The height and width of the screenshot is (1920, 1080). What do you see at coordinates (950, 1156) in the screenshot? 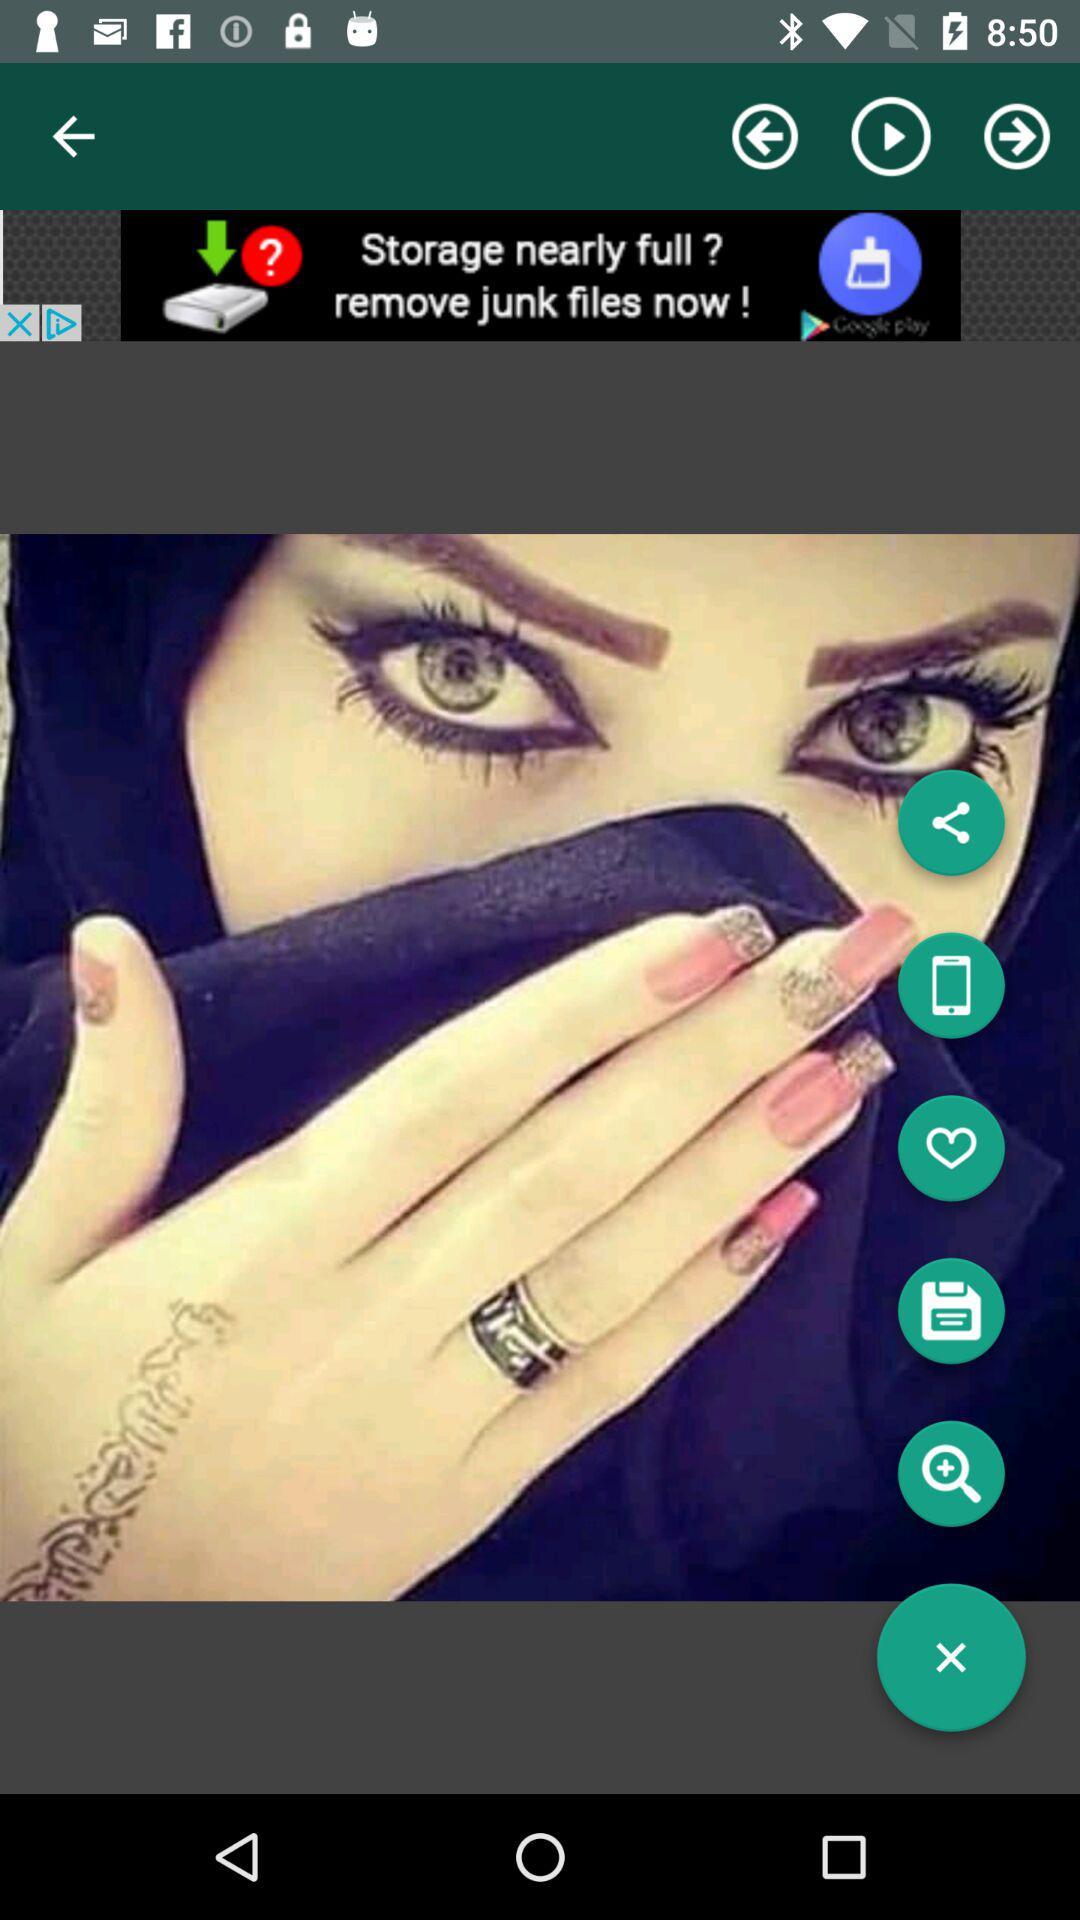
I see `mark favorite` at bounding box center [950, 1156].